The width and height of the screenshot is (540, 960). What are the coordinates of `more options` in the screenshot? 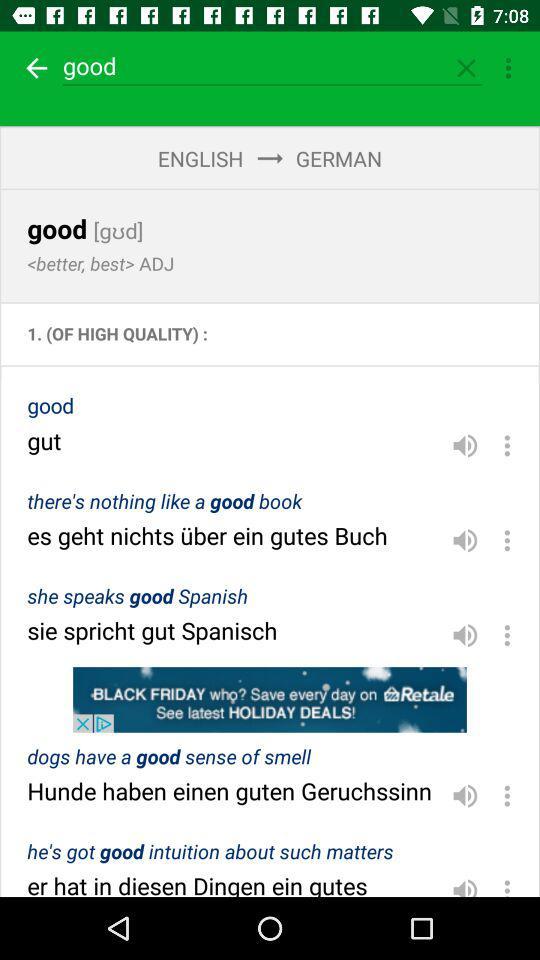 It's located at (508, 68).